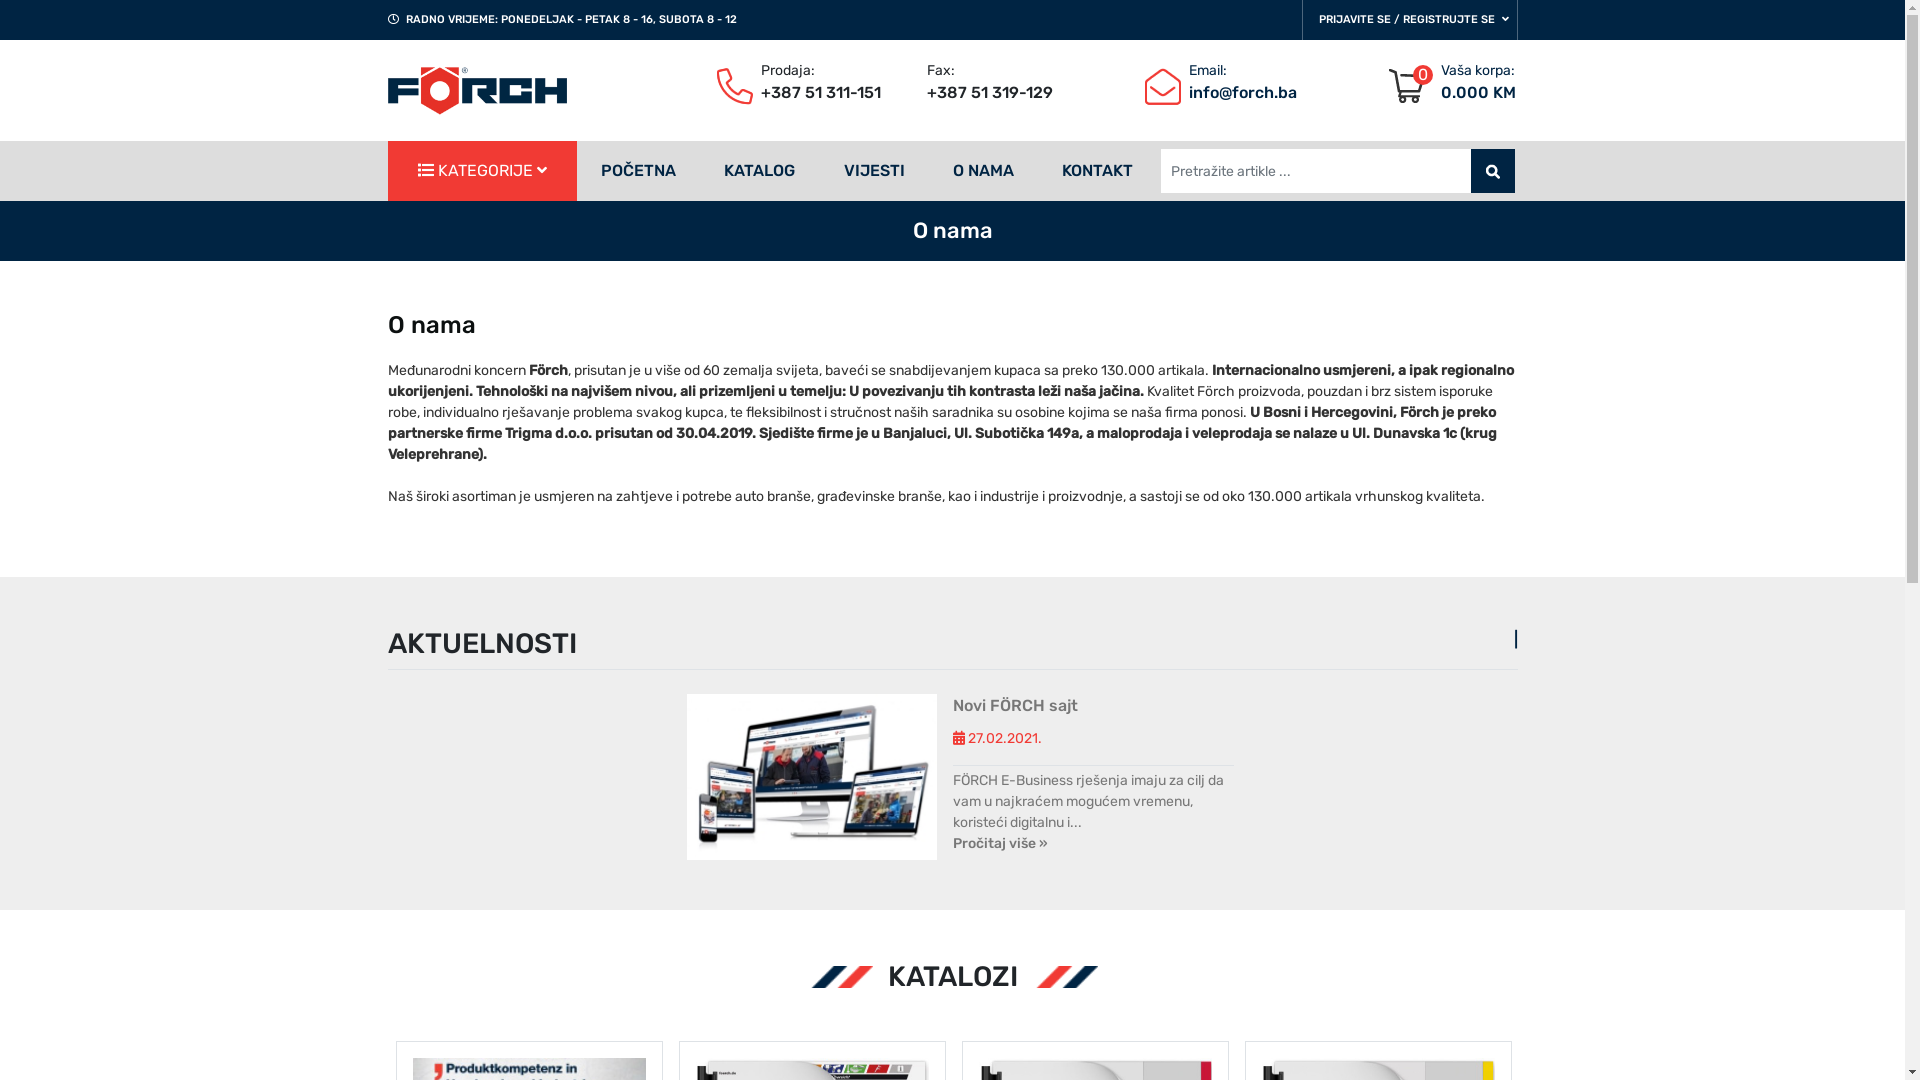 This screenshot has width=1920, height=1080. I want to click on 'O NAMA', so click(983, 169).